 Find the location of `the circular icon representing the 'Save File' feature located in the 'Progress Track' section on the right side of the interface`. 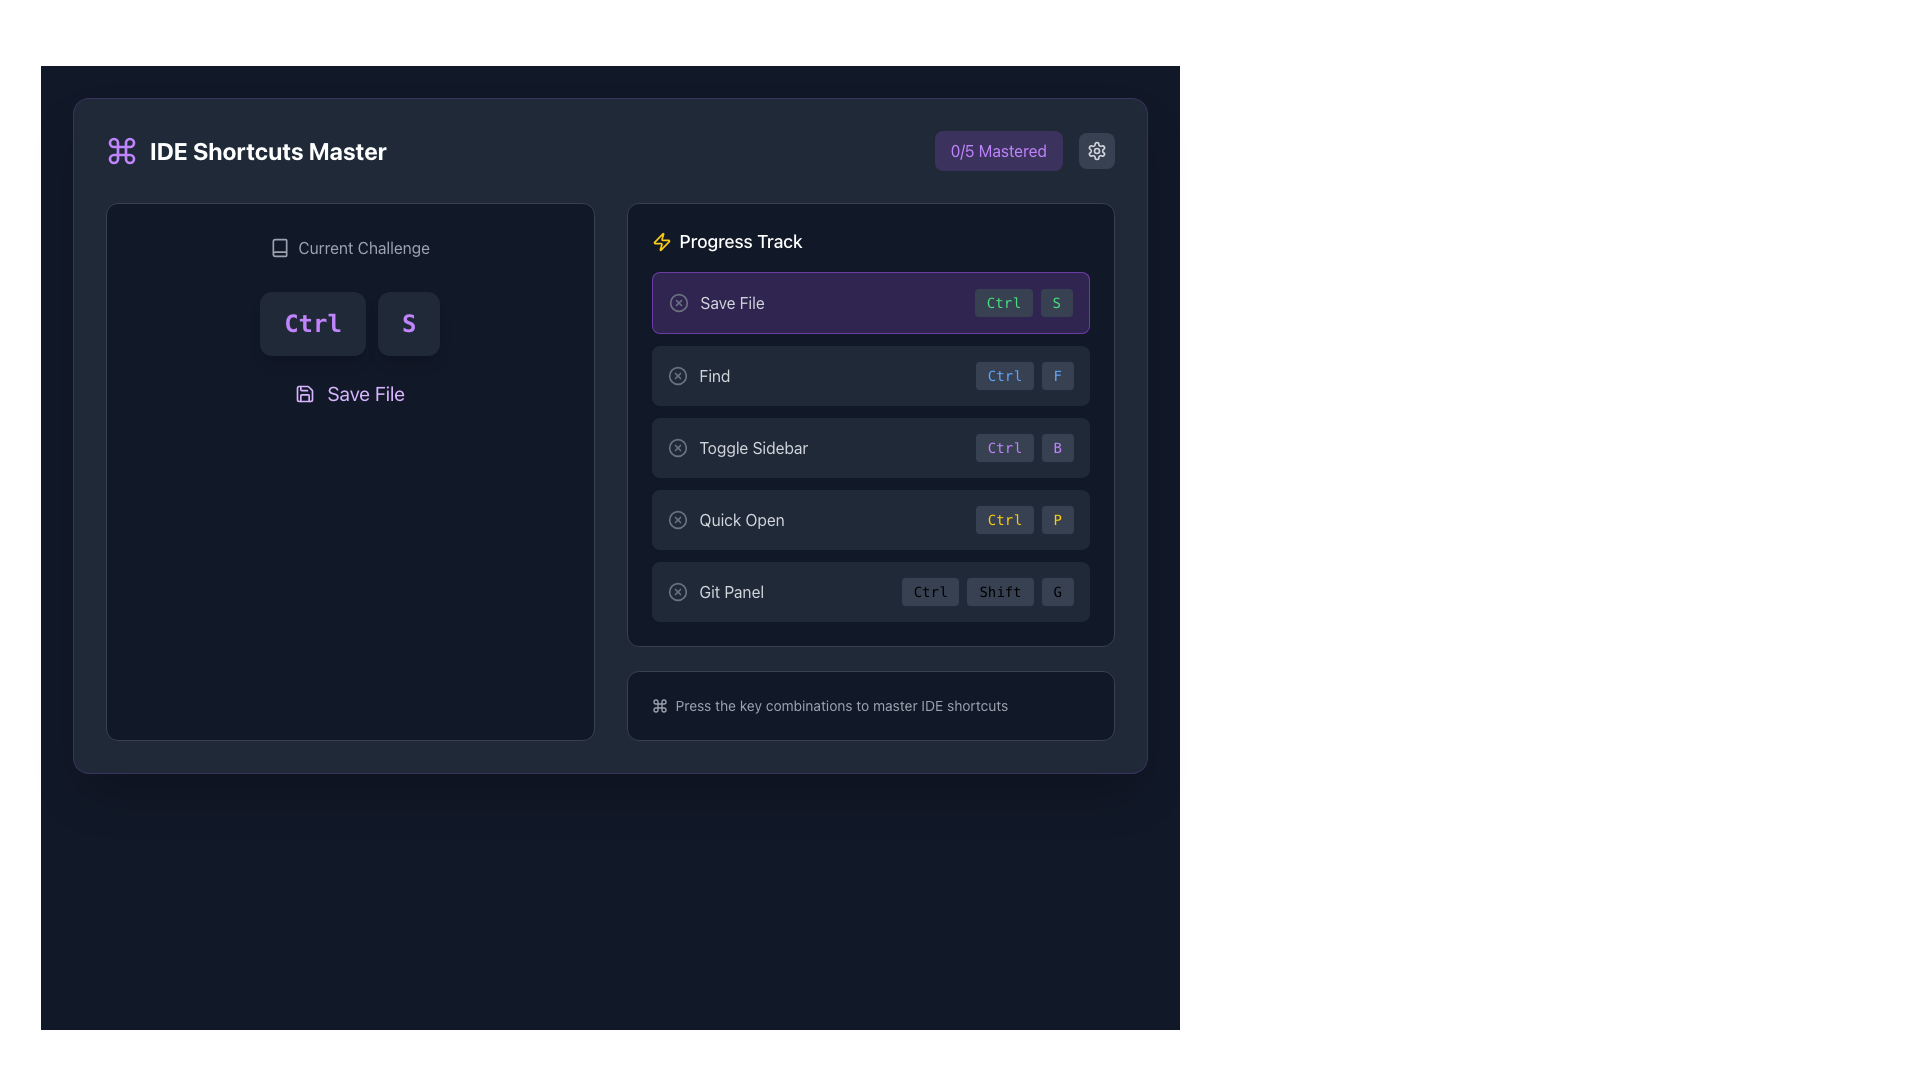

the circular icon representing the 'Save File' feature located in the 'Progress Track' section on the right side of the interface is located at coordinates (678, 303).